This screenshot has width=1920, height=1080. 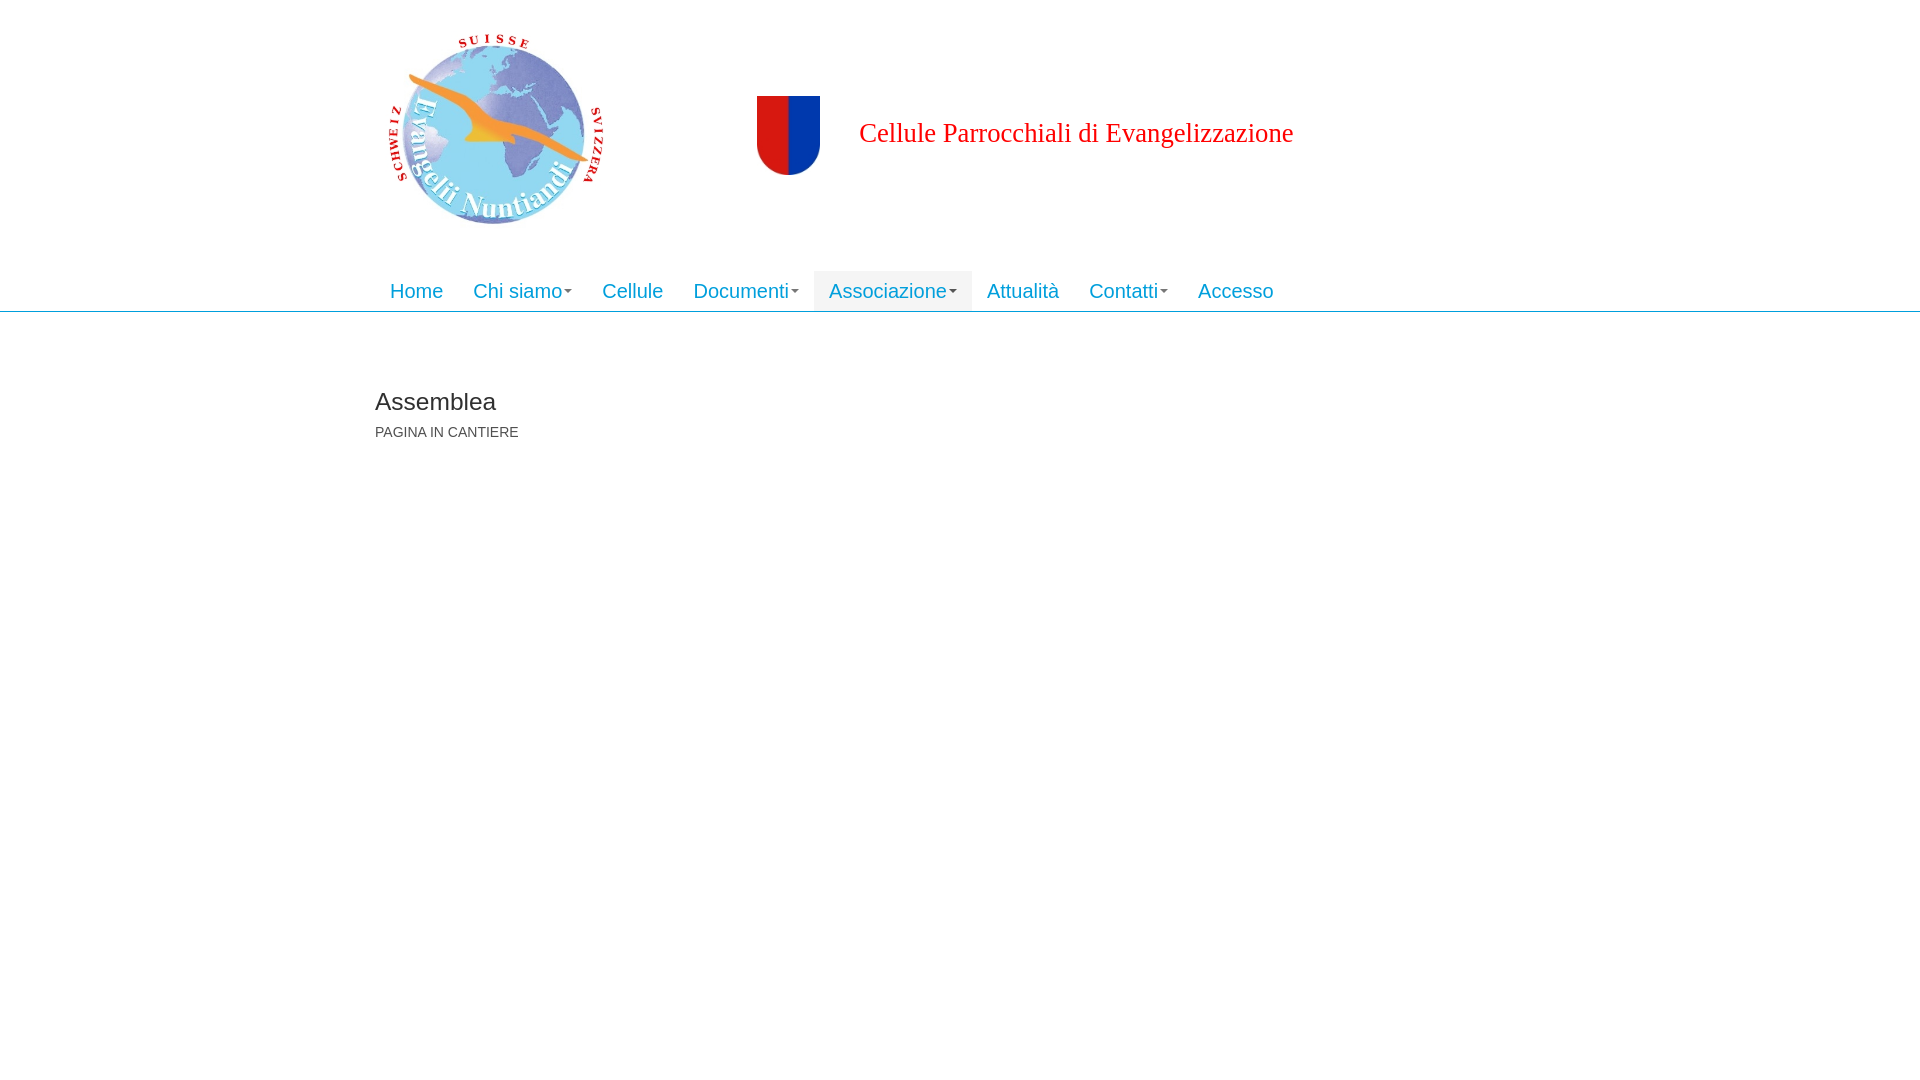 I want to click on 'Contatti', so click(x=1128, y=290).